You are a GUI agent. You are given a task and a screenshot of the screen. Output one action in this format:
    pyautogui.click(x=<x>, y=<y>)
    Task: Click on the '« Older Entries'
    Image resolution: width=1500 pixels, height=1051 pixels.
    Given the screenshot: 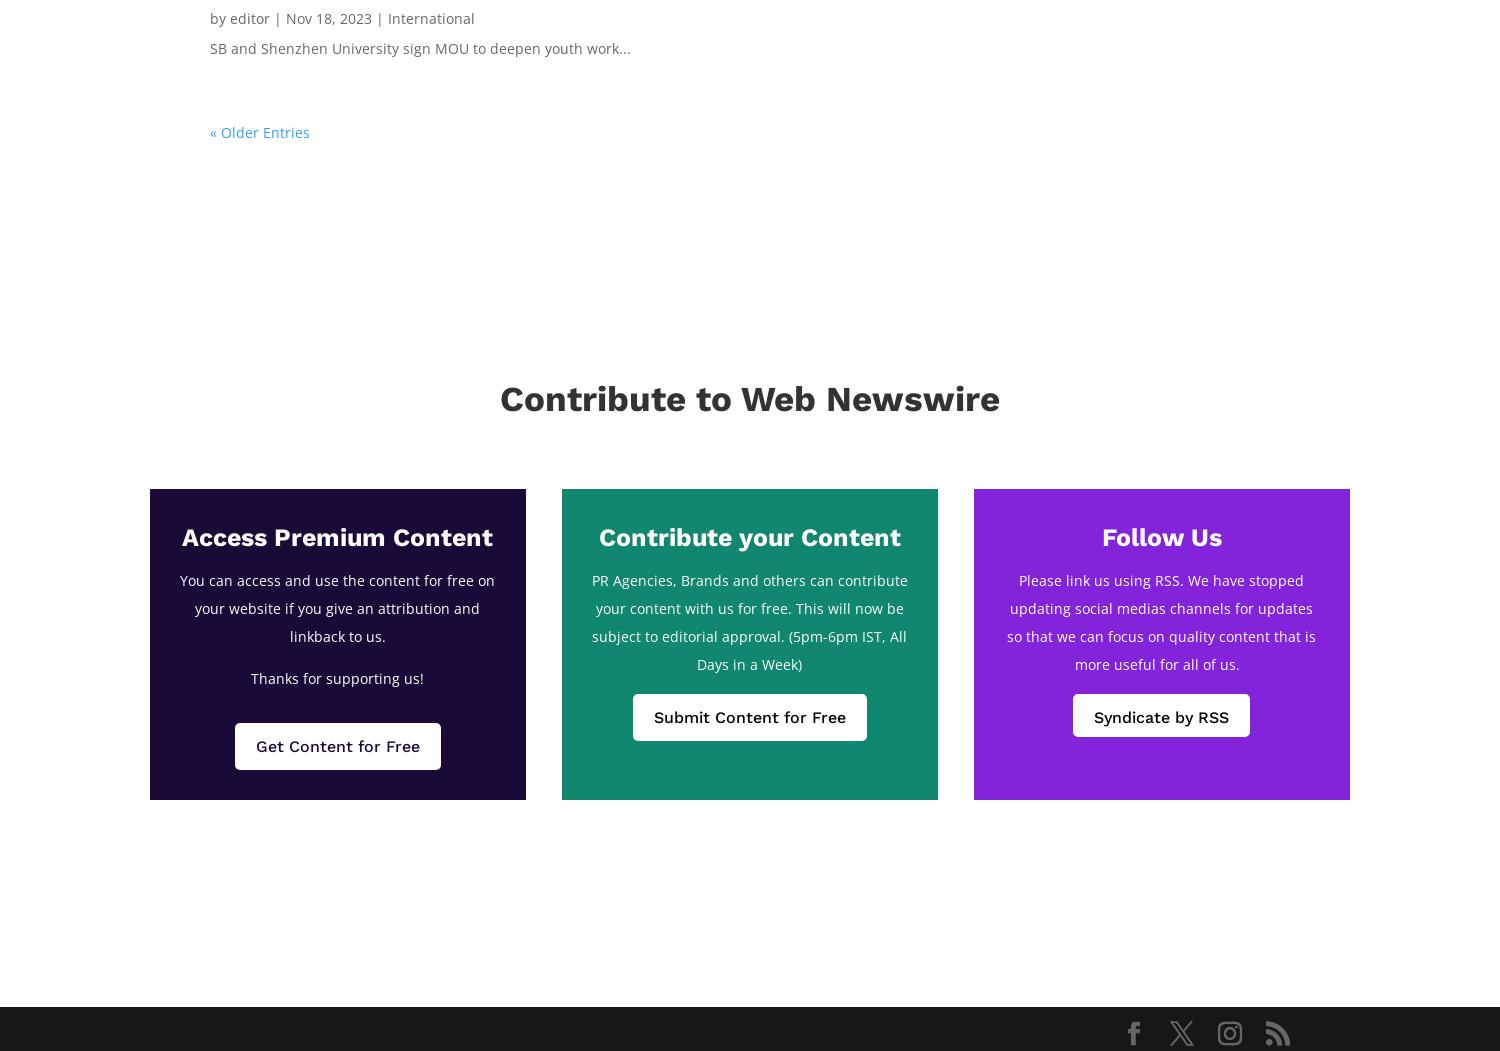 What is the action you would take?
    pyautogui.click(x=209, y=130)
    